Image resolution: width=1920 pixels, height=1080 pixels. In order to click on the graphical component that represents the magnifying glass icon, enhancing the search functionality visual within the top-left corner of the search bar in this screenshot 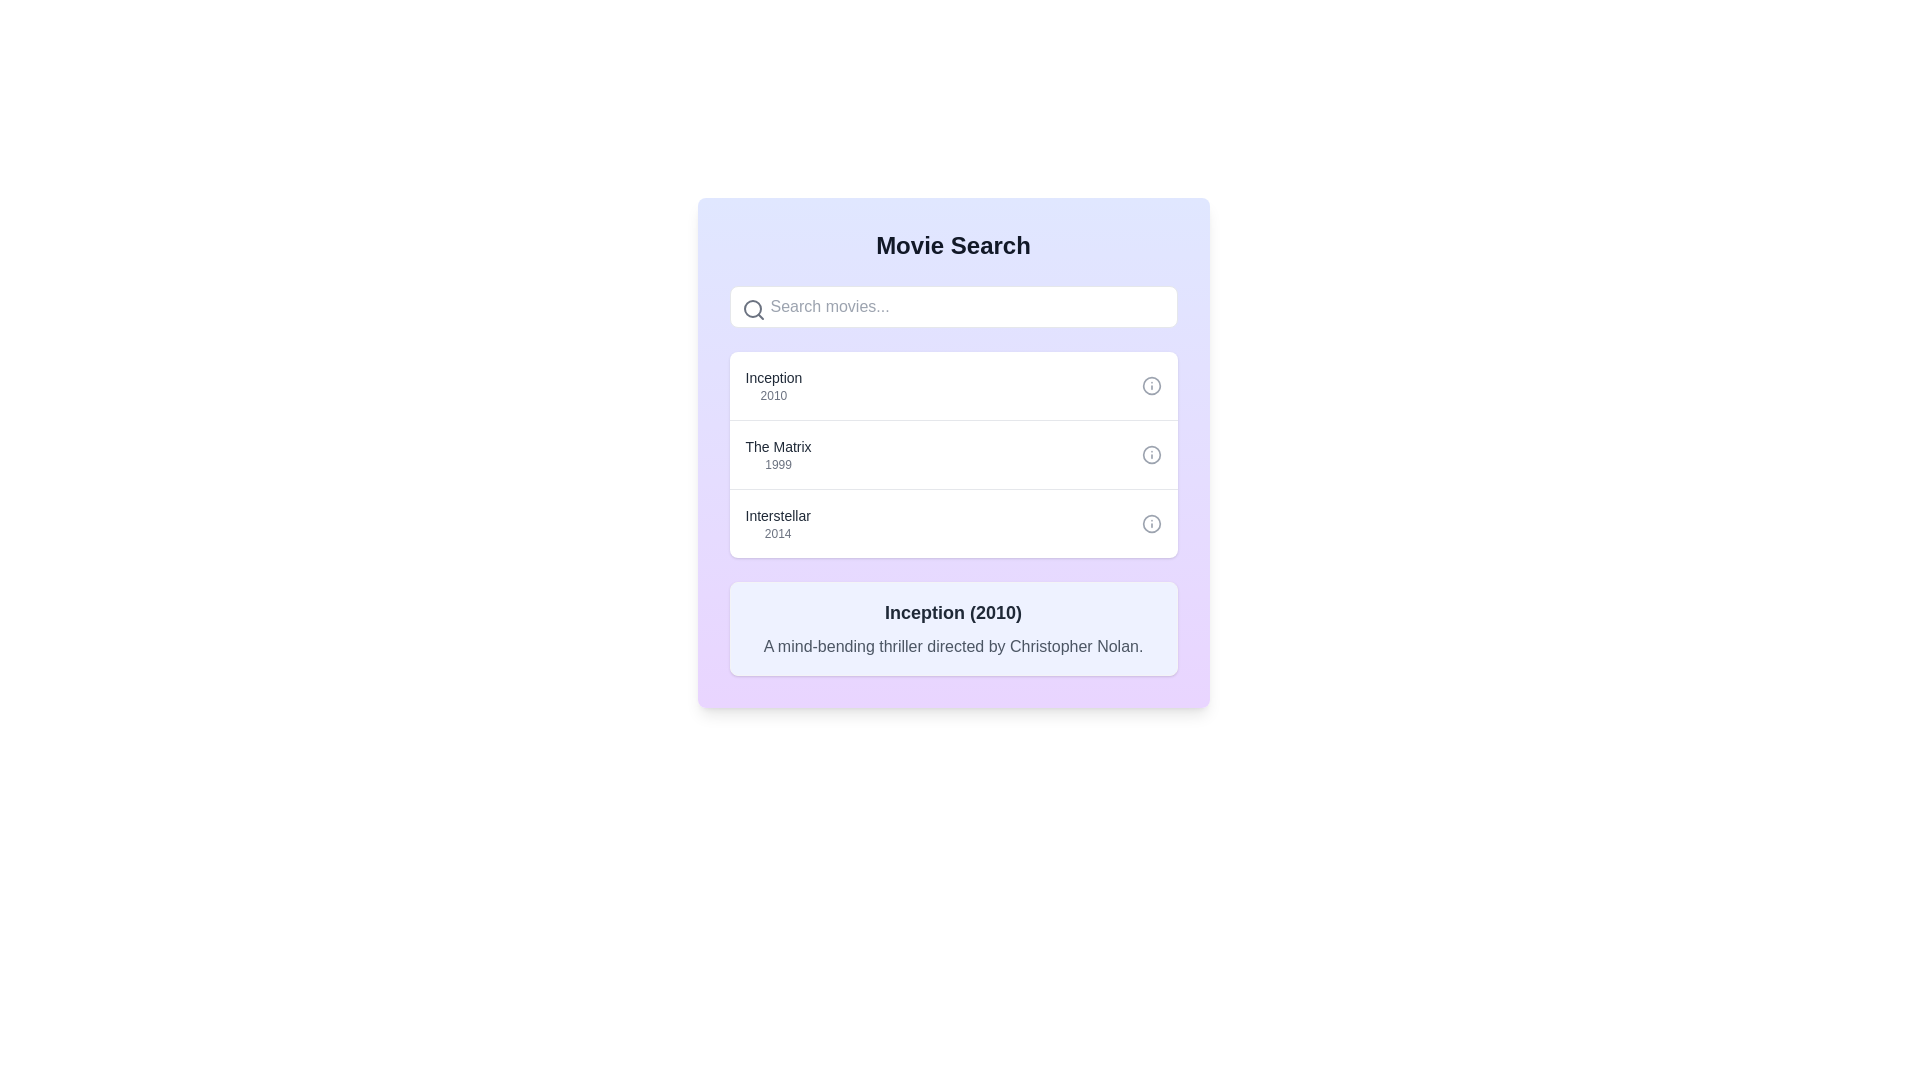, I will do `click(751, 308)`.